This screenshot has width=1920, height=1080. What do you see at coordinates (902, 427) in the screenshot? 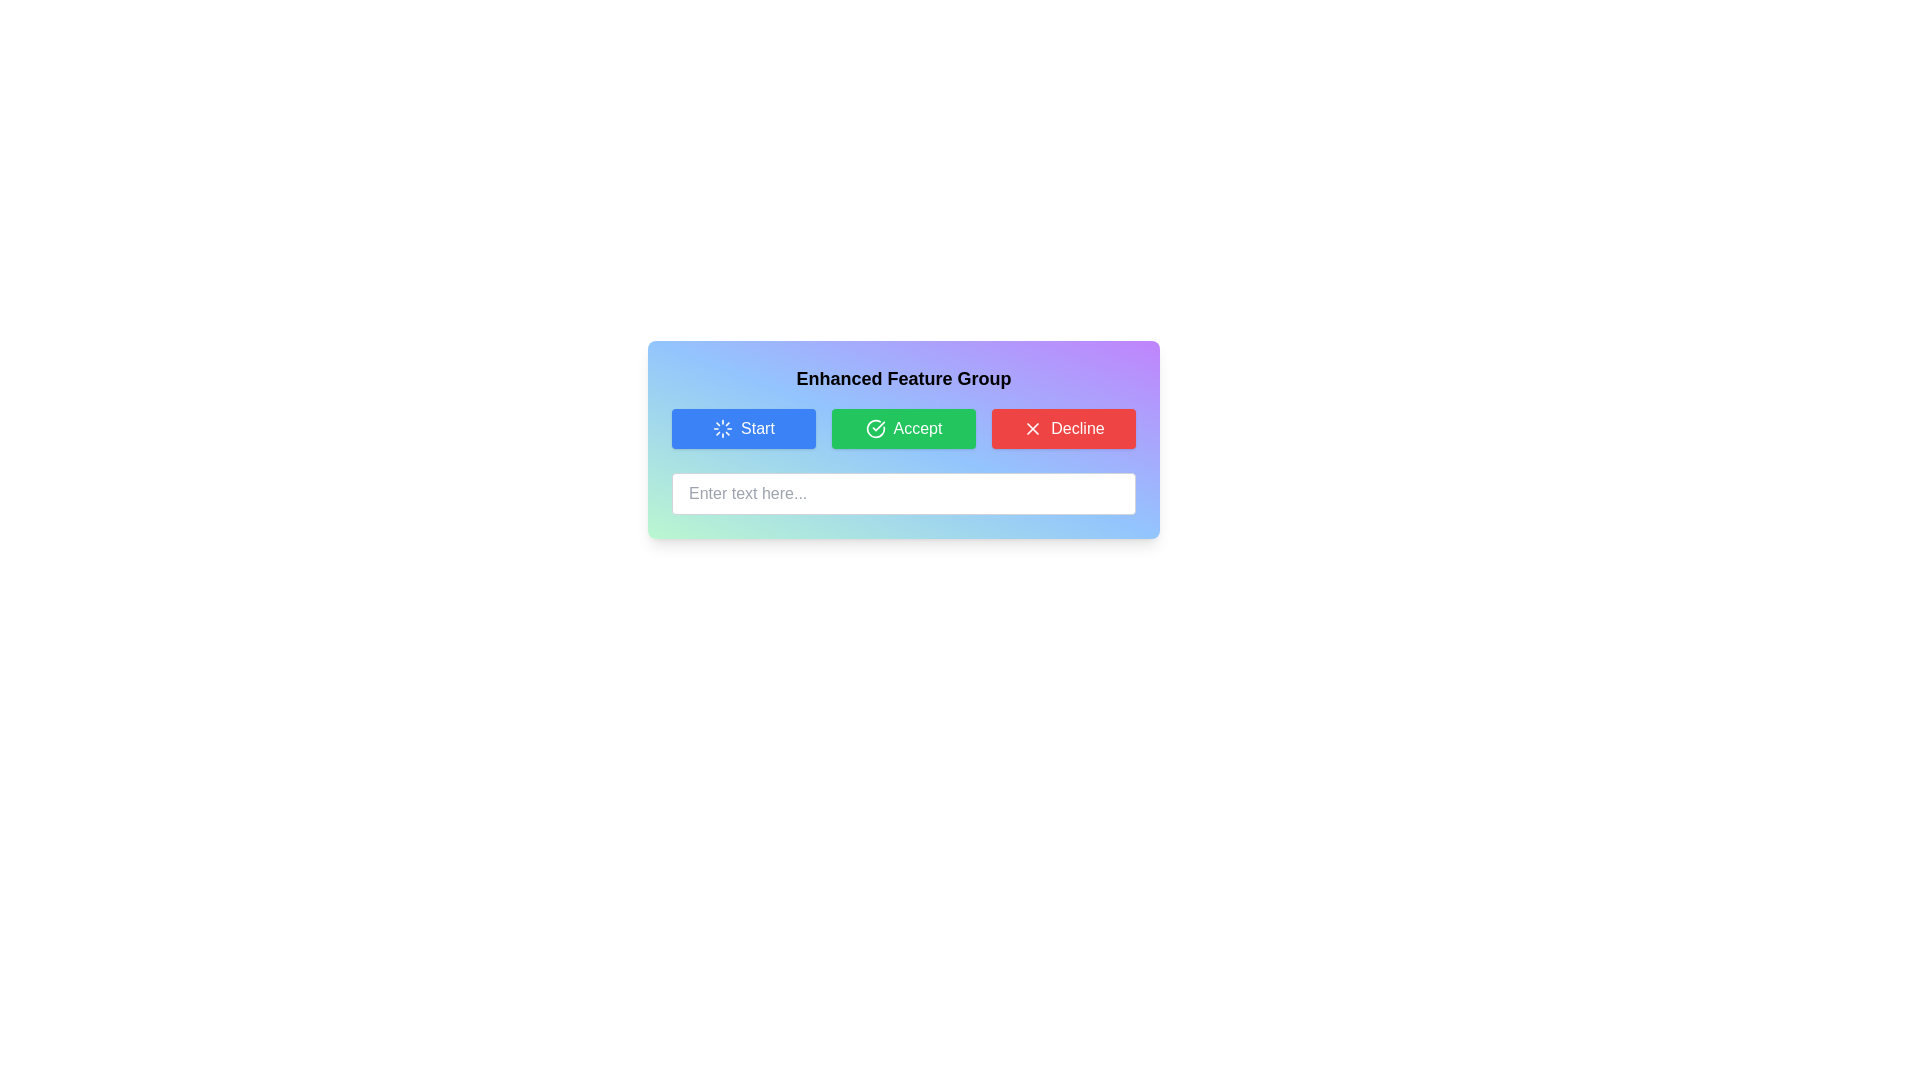
I see `the interactive button positioned between the blue 'Start' button and the red 'Decline' button` at bounding box center [902, 427].